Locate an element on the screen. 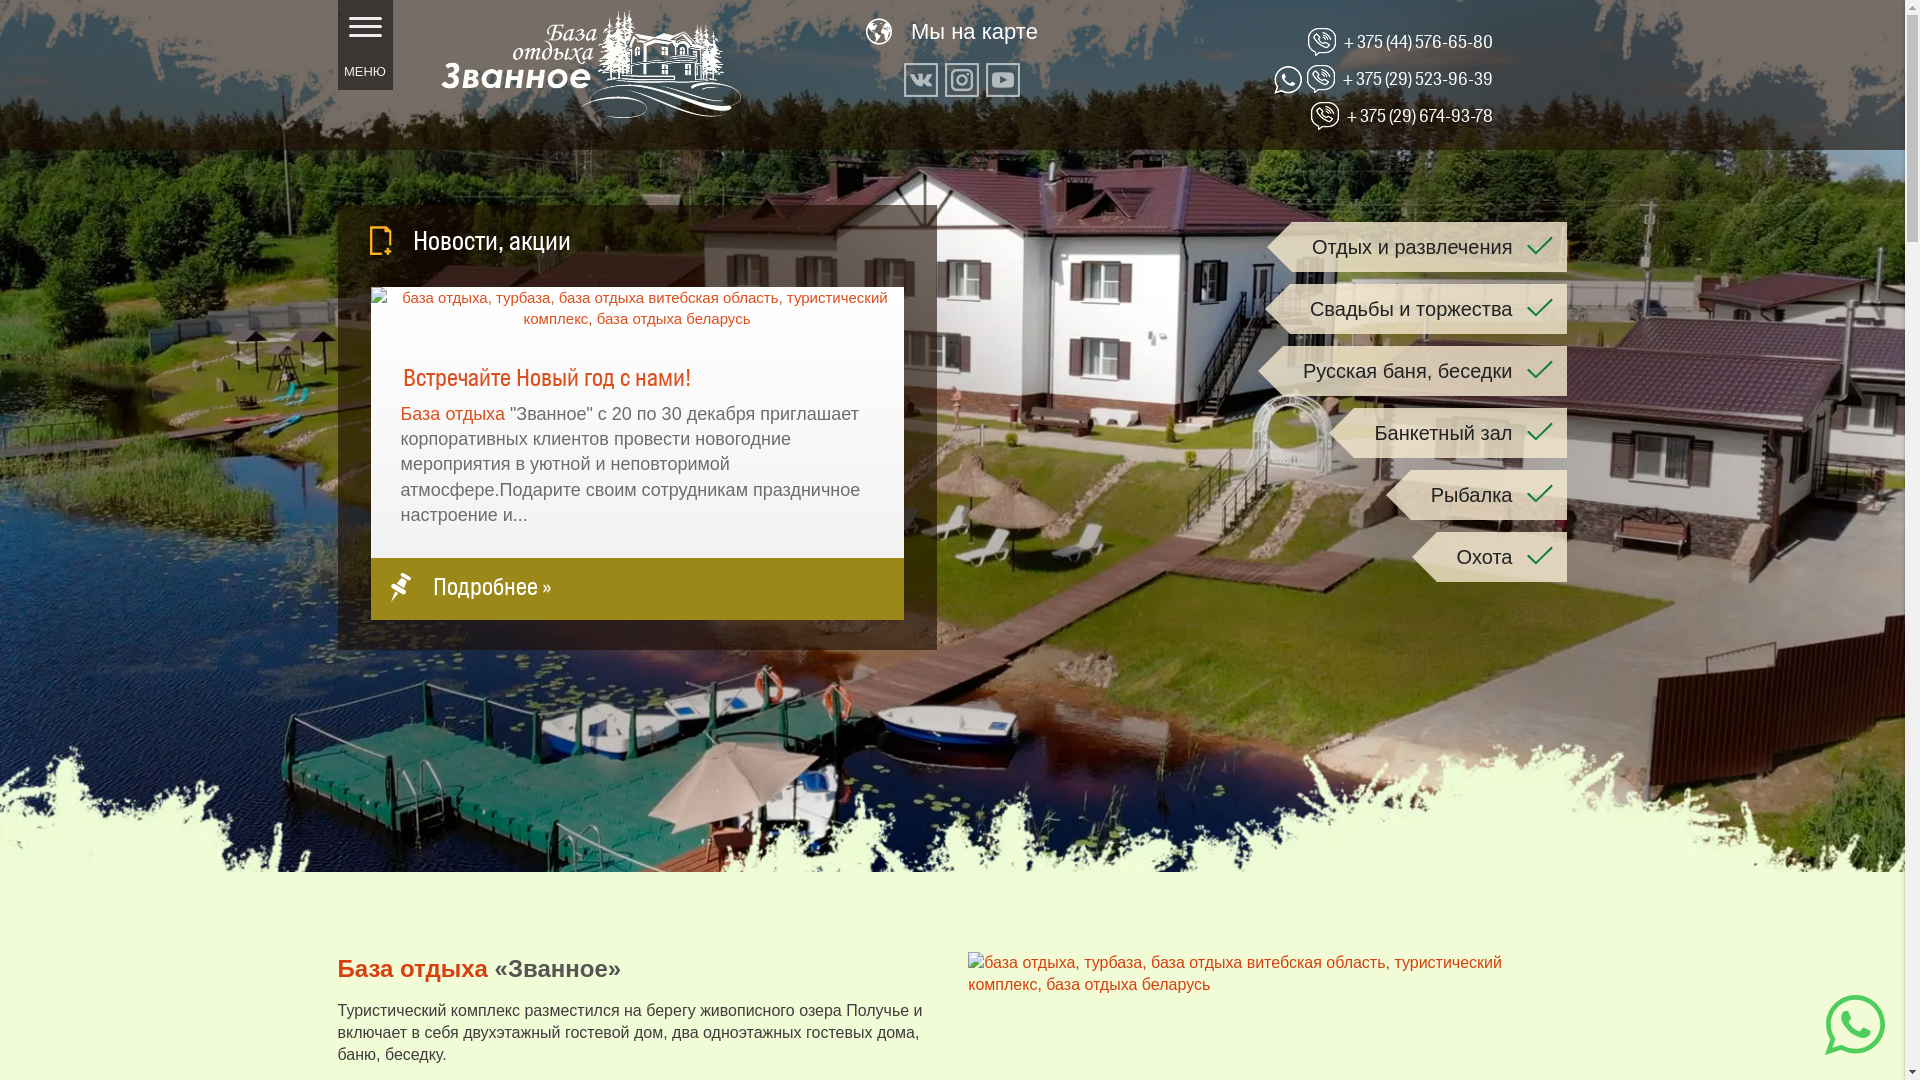 The height and width of the screenshot is (1080, 1920). '+ 375 (44) 576-65-80' is located at coordinates (1344, 41).